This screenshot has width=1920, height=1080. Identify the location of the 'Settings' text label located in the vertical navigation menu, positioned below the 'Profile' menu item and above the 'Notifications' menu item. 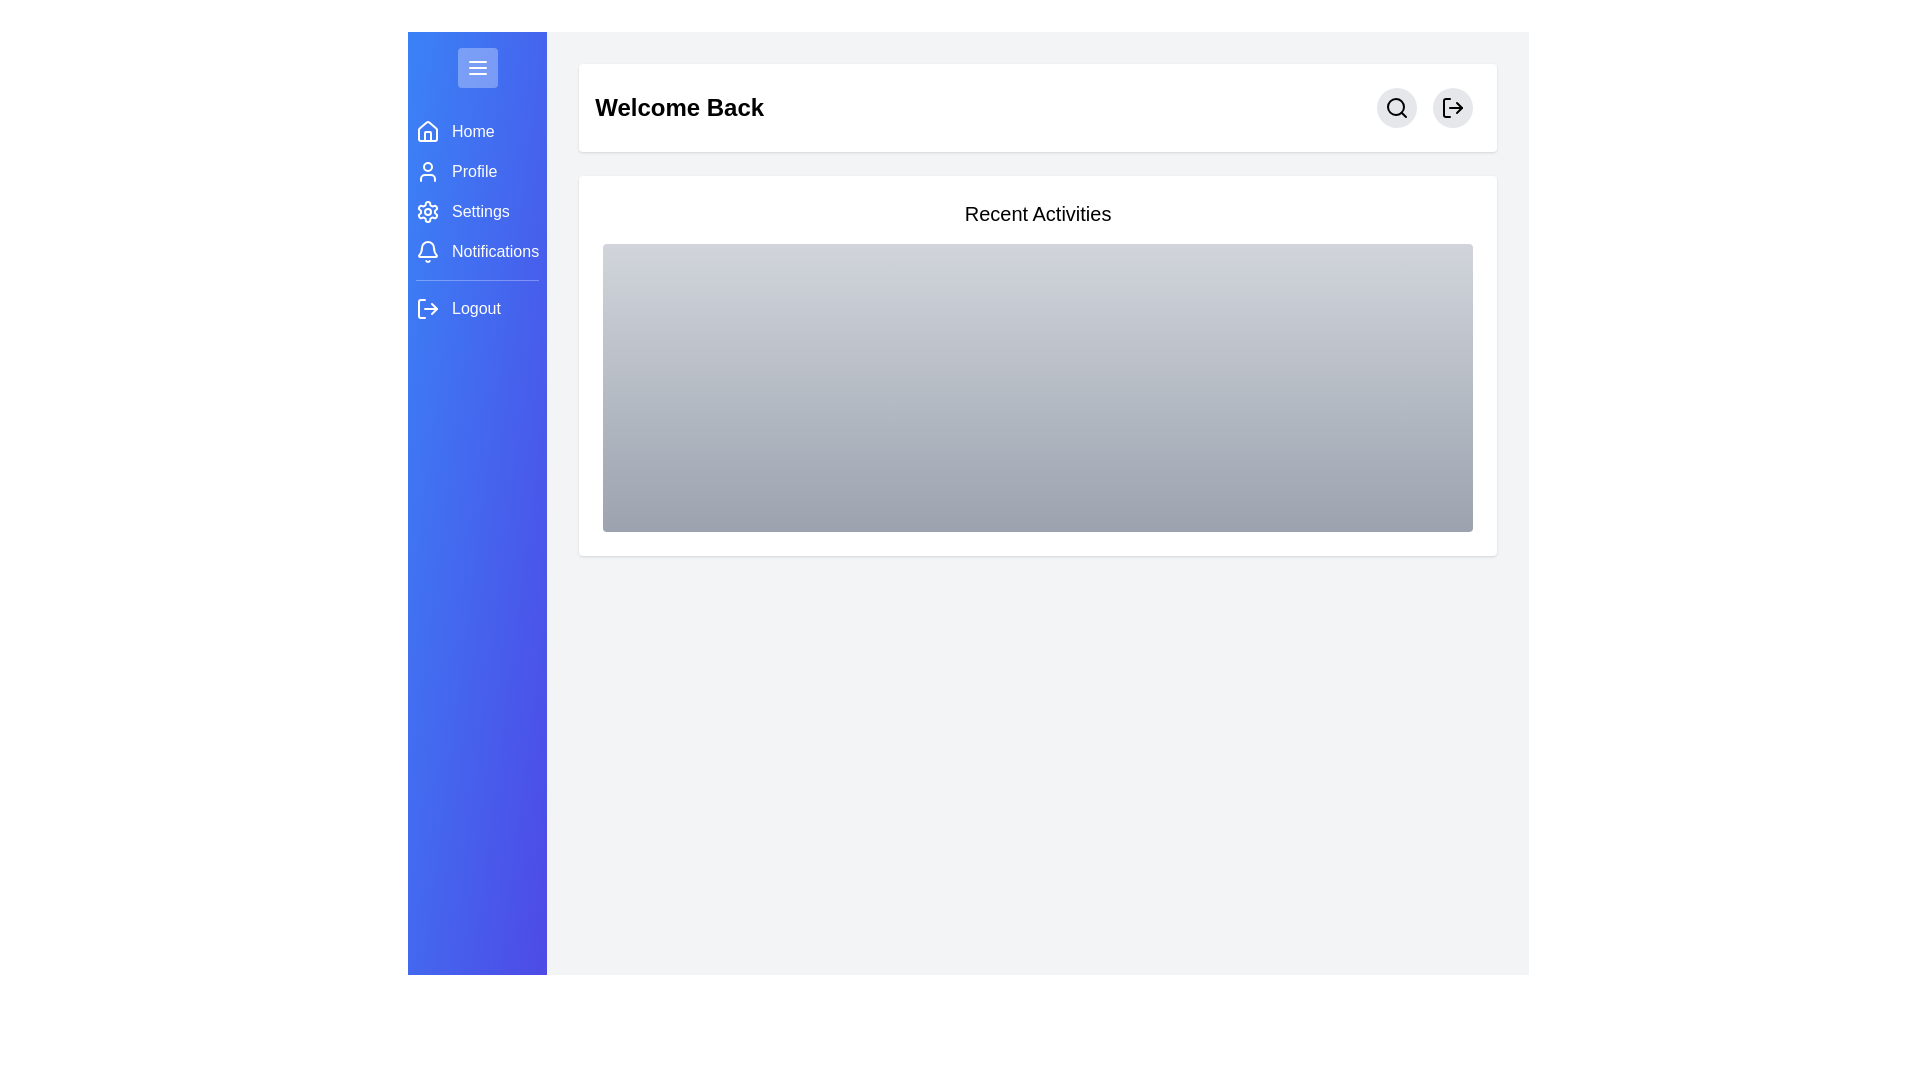
(480, 212).